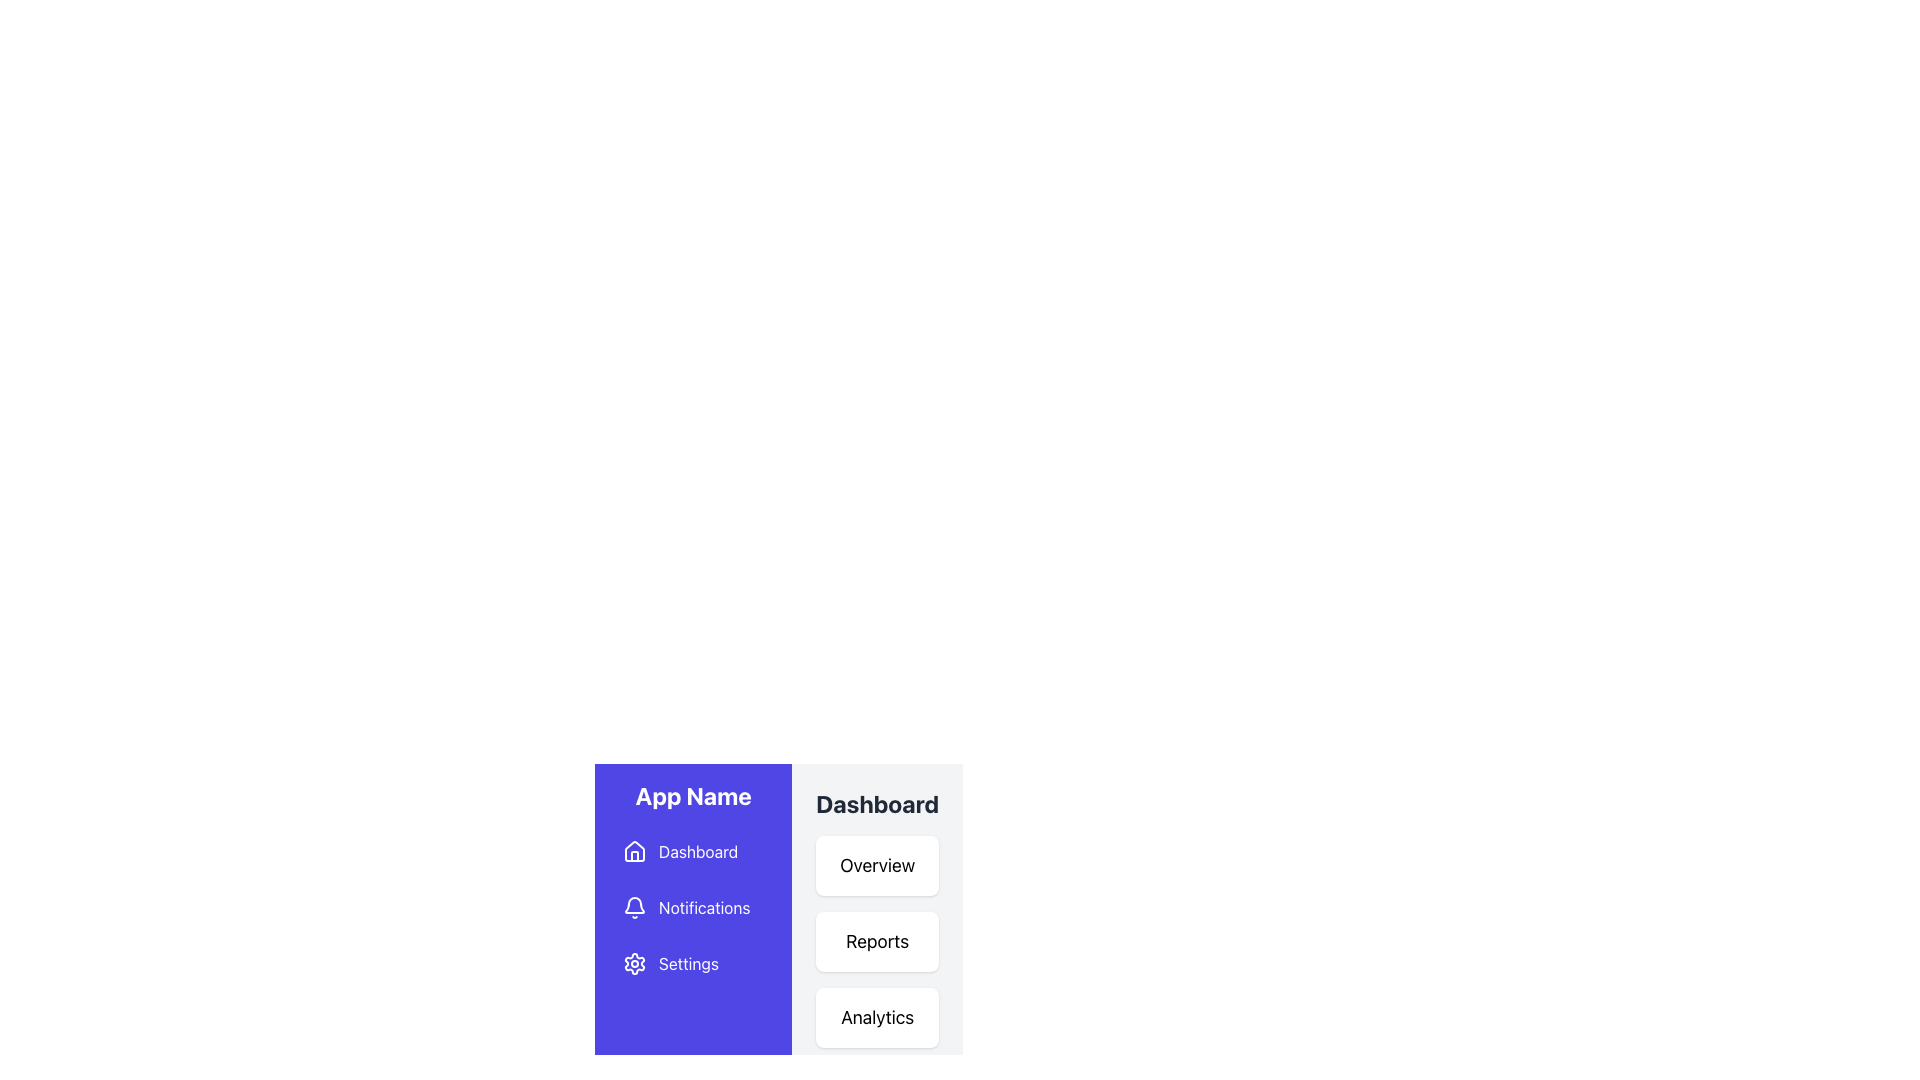  What do you see at coordinates (877, 941) in the screenshot?
I see `the navigational button representing the Reports section within the Dashboard card layout` at bounding box center [877, 941].